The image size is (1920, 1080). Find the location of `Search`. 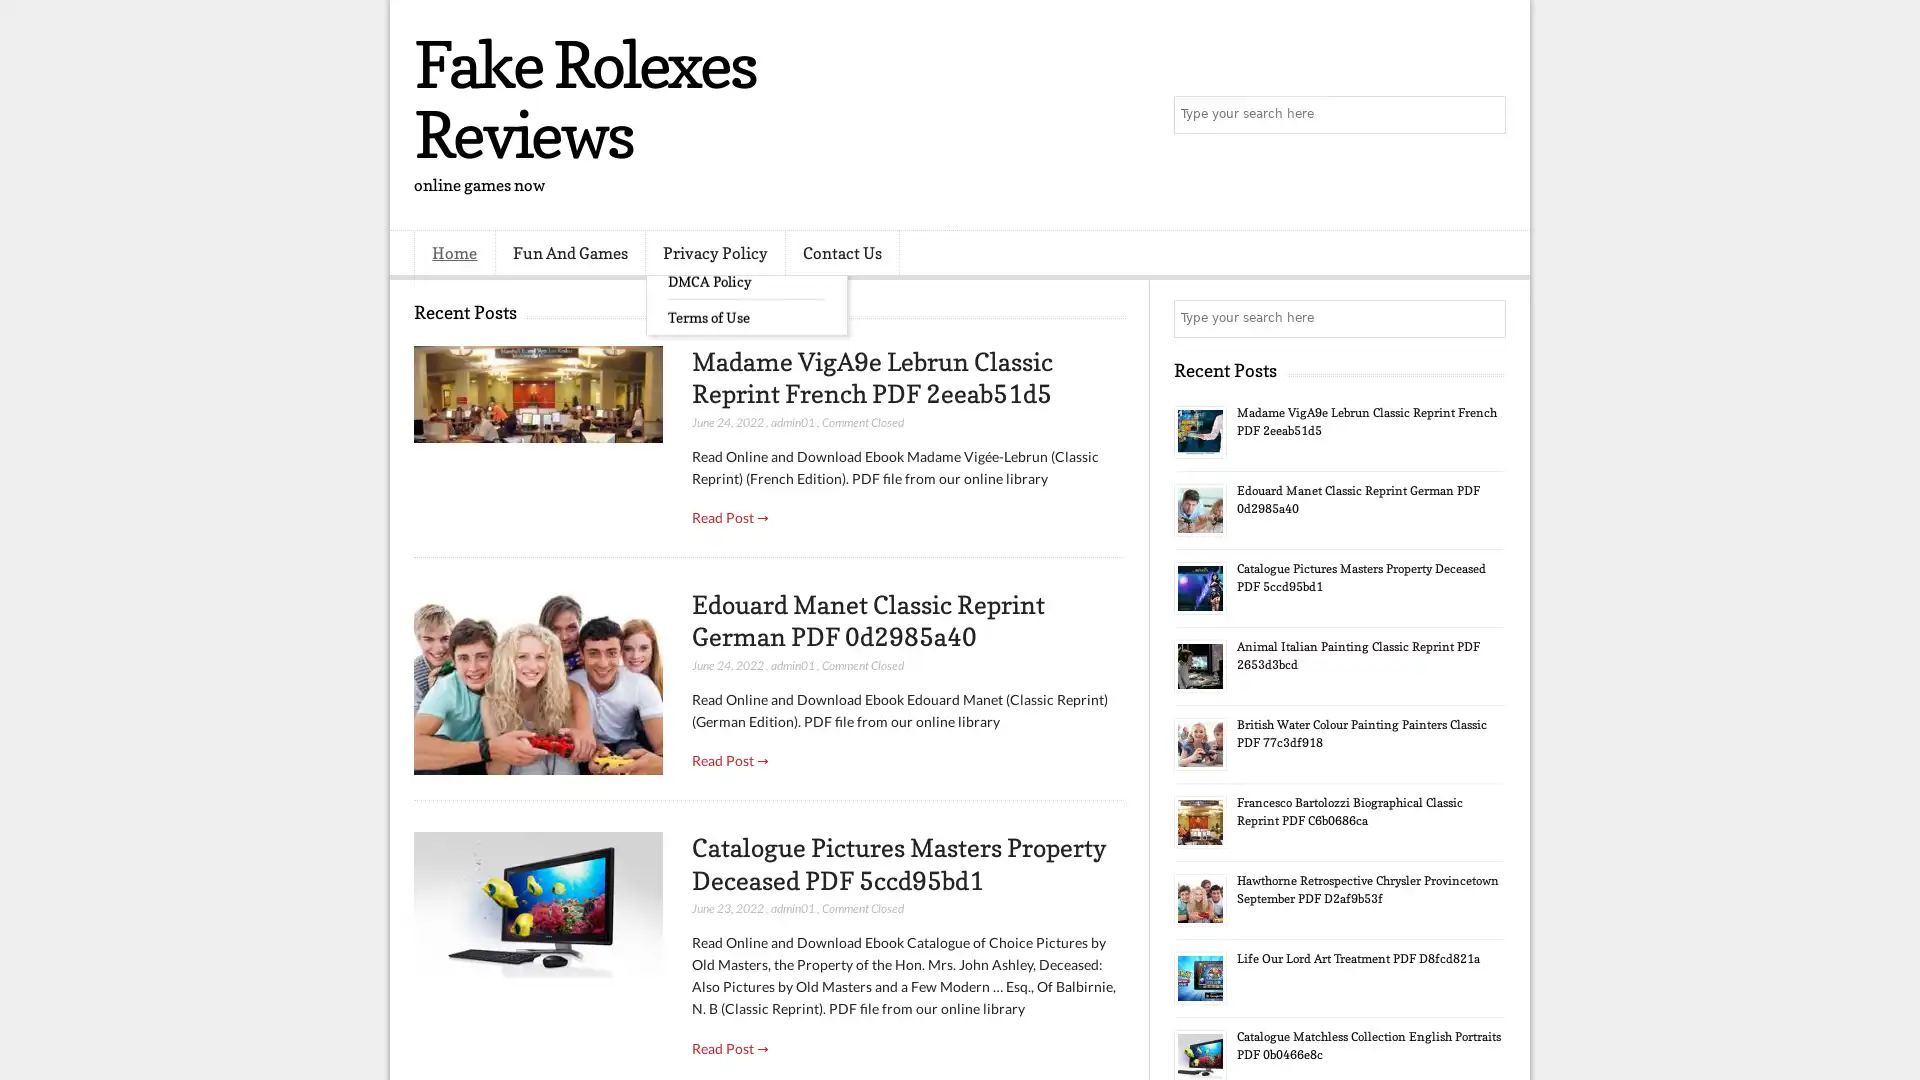

Search is located at coordinates (1485, 318).